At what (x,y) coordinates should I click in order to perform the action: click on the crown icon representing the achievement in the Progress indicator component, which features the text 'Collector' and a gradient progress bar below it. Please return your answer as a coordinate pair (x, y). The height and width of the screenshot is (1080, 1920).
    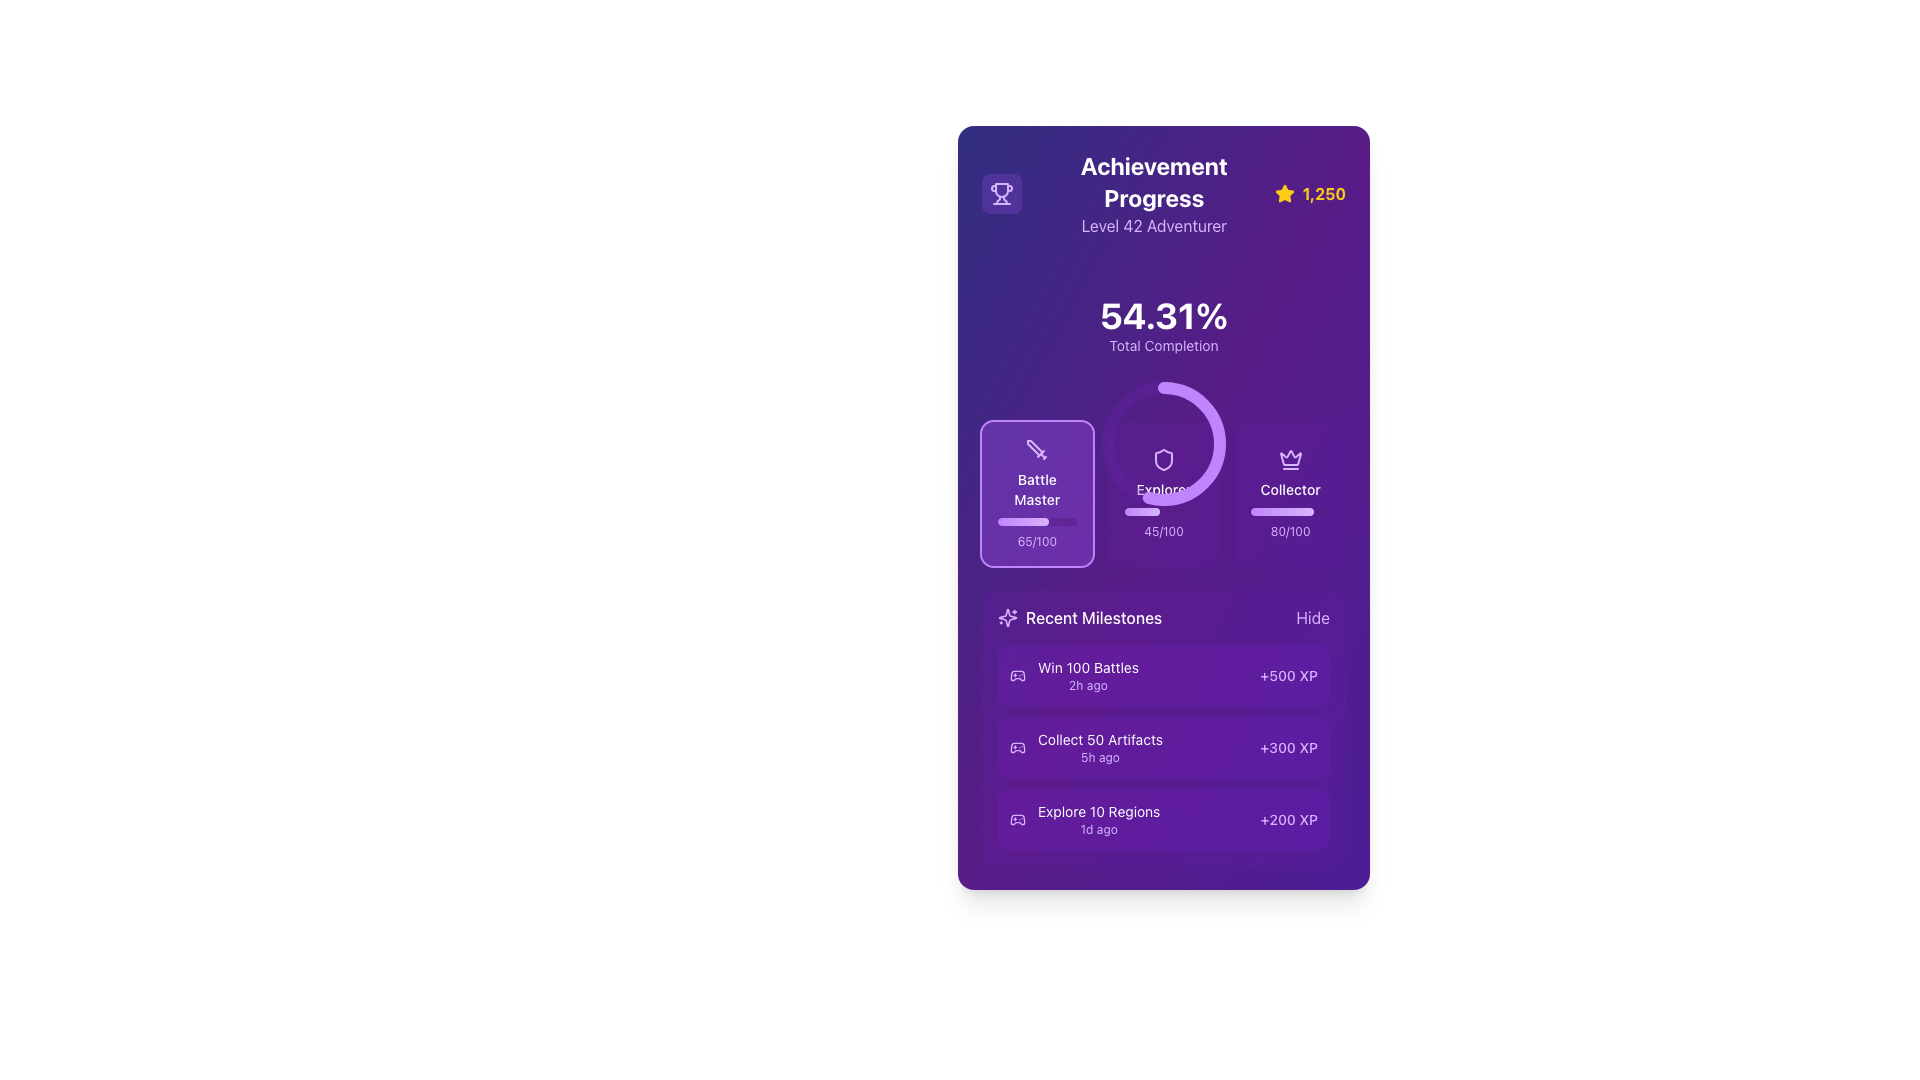
    Looking at the image, I should click on (1290, 493).